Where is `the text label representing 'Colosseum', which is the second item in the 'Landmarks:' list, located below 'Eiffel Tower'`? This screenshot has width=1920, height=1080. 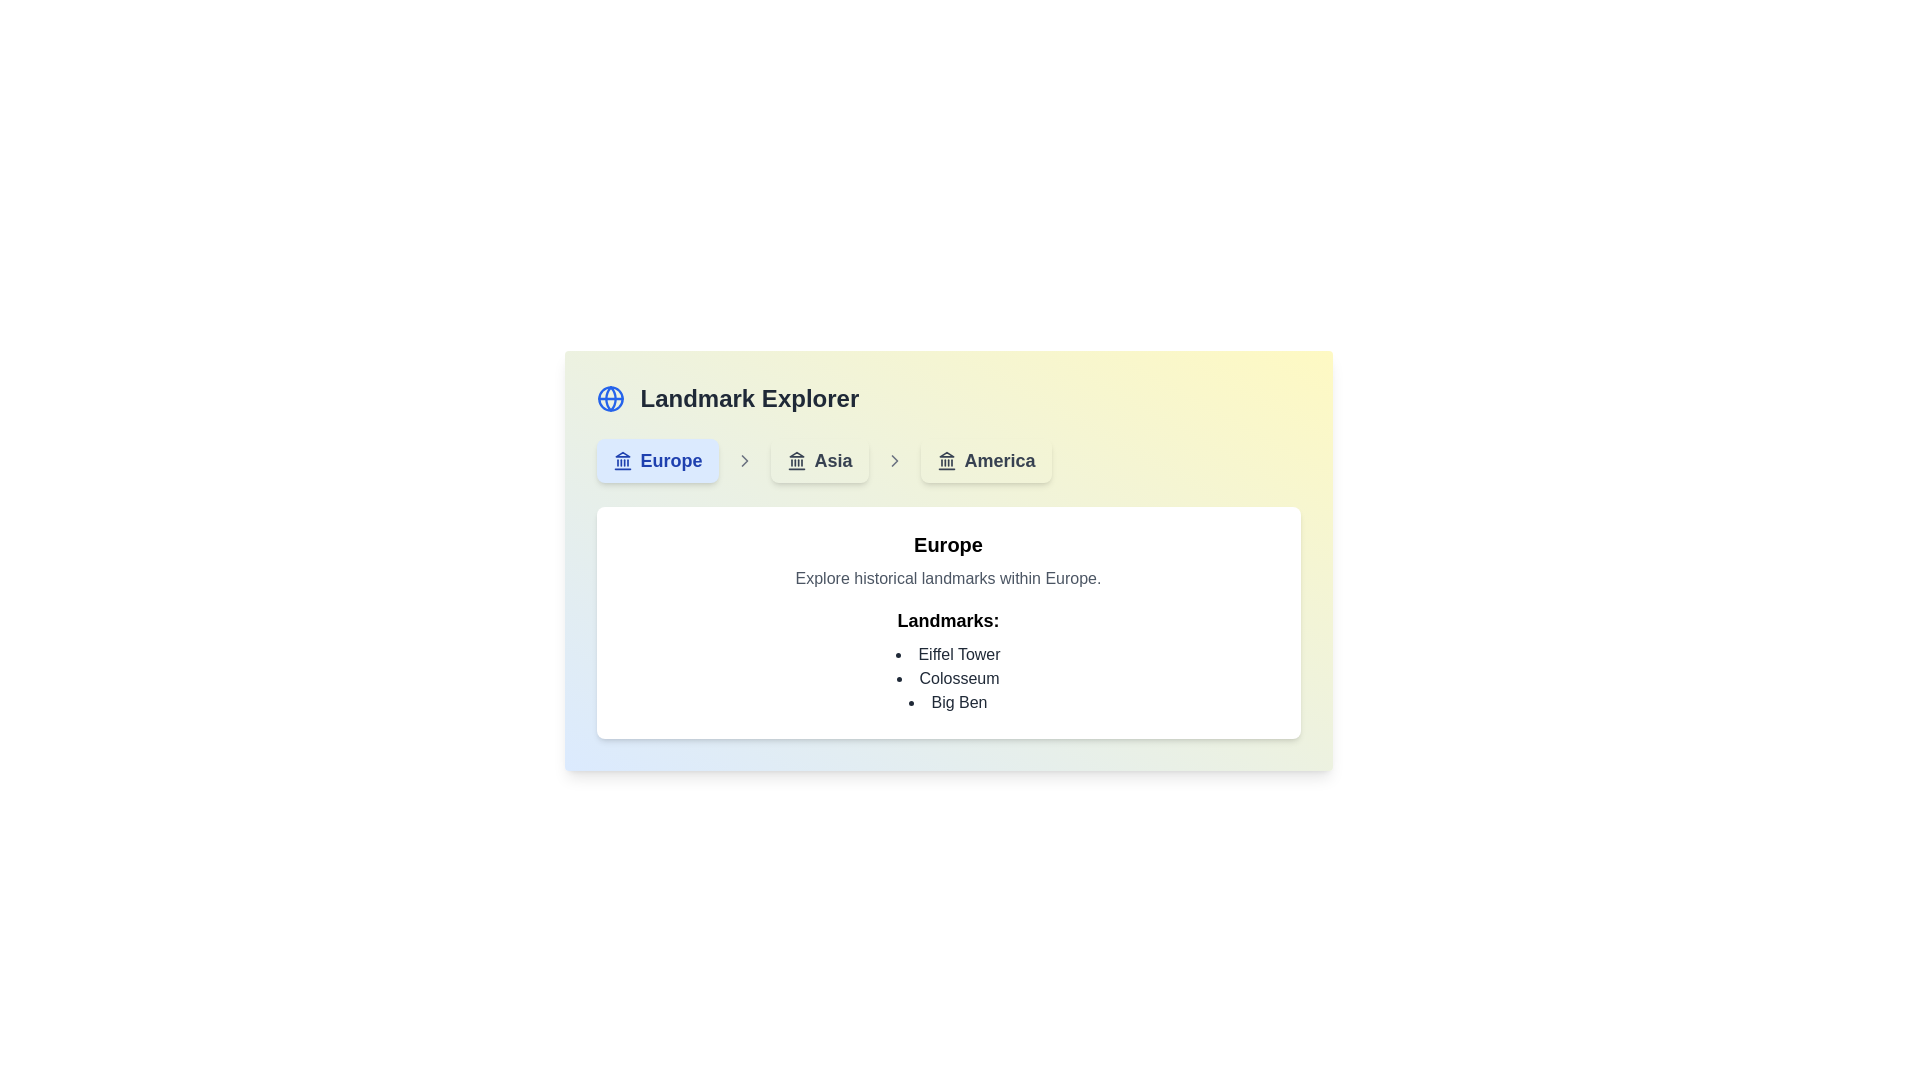 the text label representing 'Colosseum', which is the second item in the 'Landmarks:' list, located below 'Eiffel Tower' is located at coordinates (947, 677).